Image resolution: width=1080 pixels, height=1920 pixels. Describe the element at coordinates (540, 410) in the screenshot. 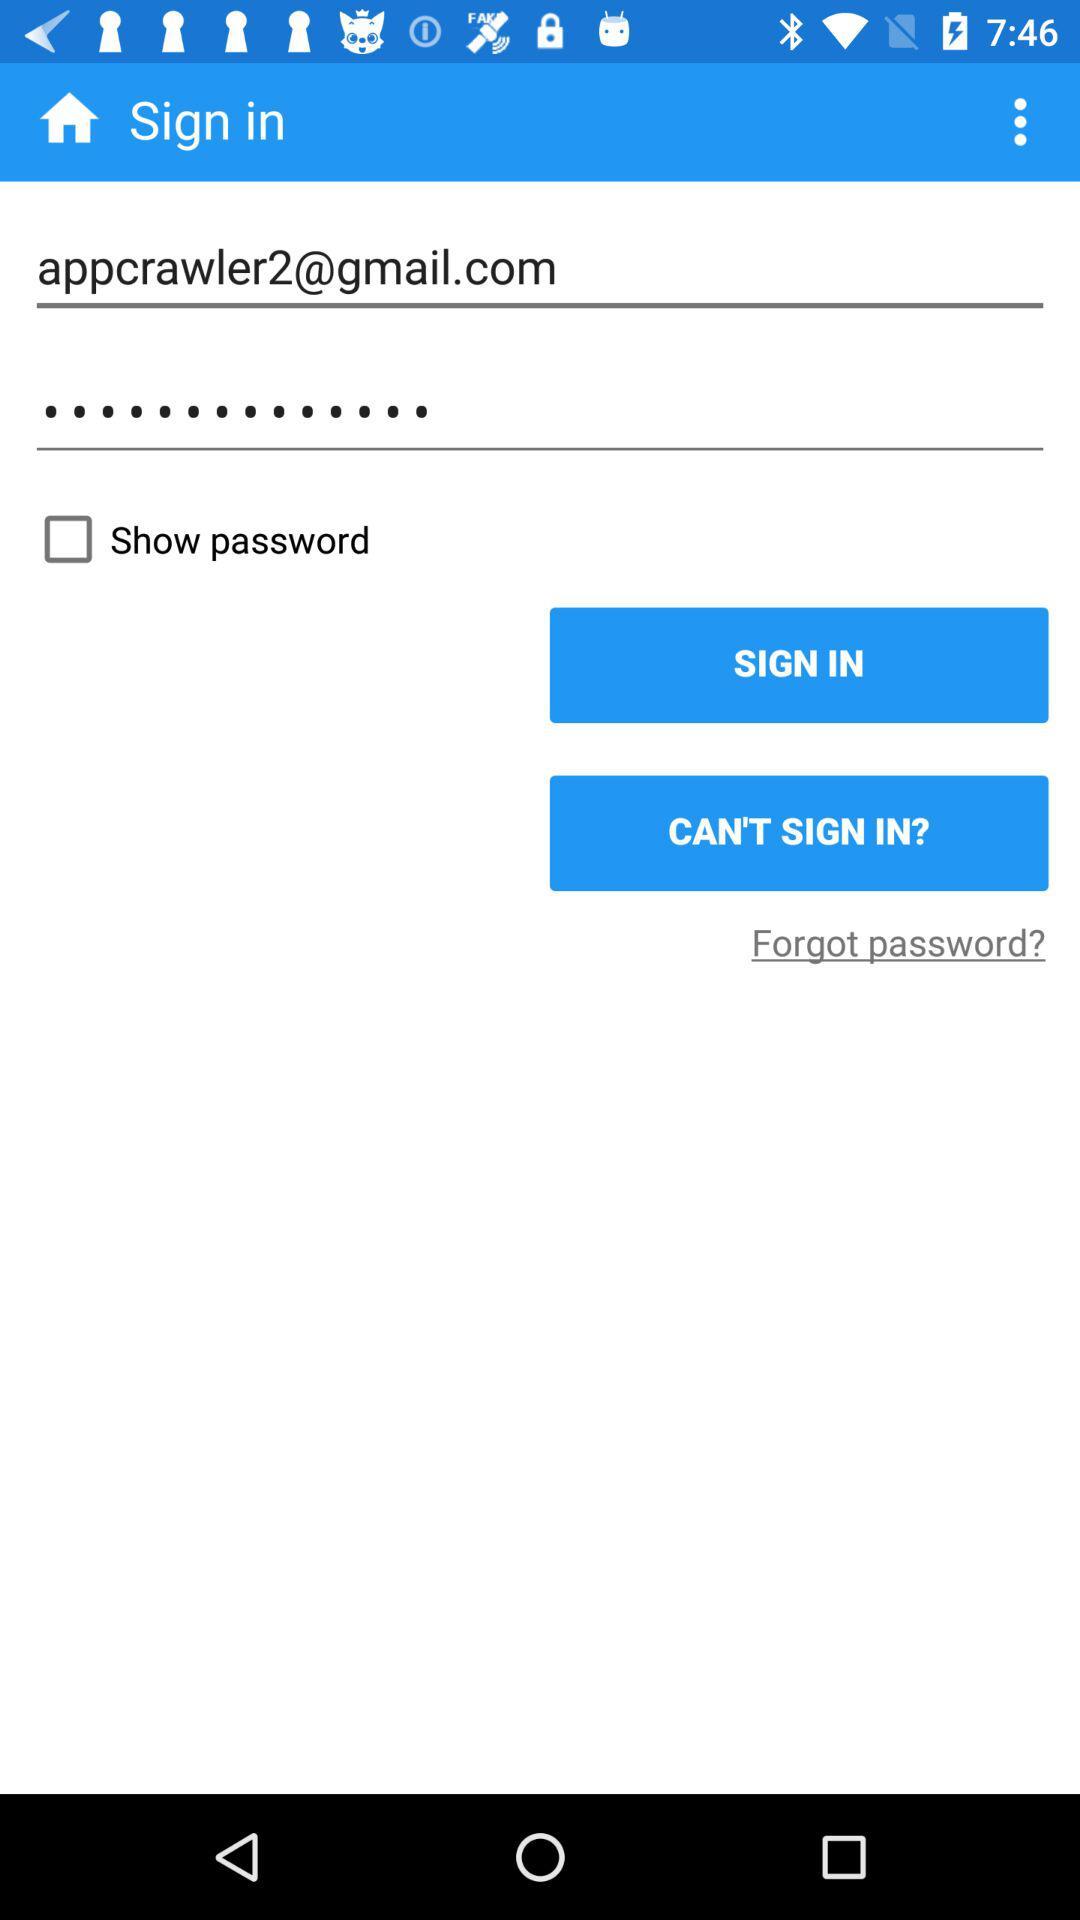

I see `icon above show password` at that location.